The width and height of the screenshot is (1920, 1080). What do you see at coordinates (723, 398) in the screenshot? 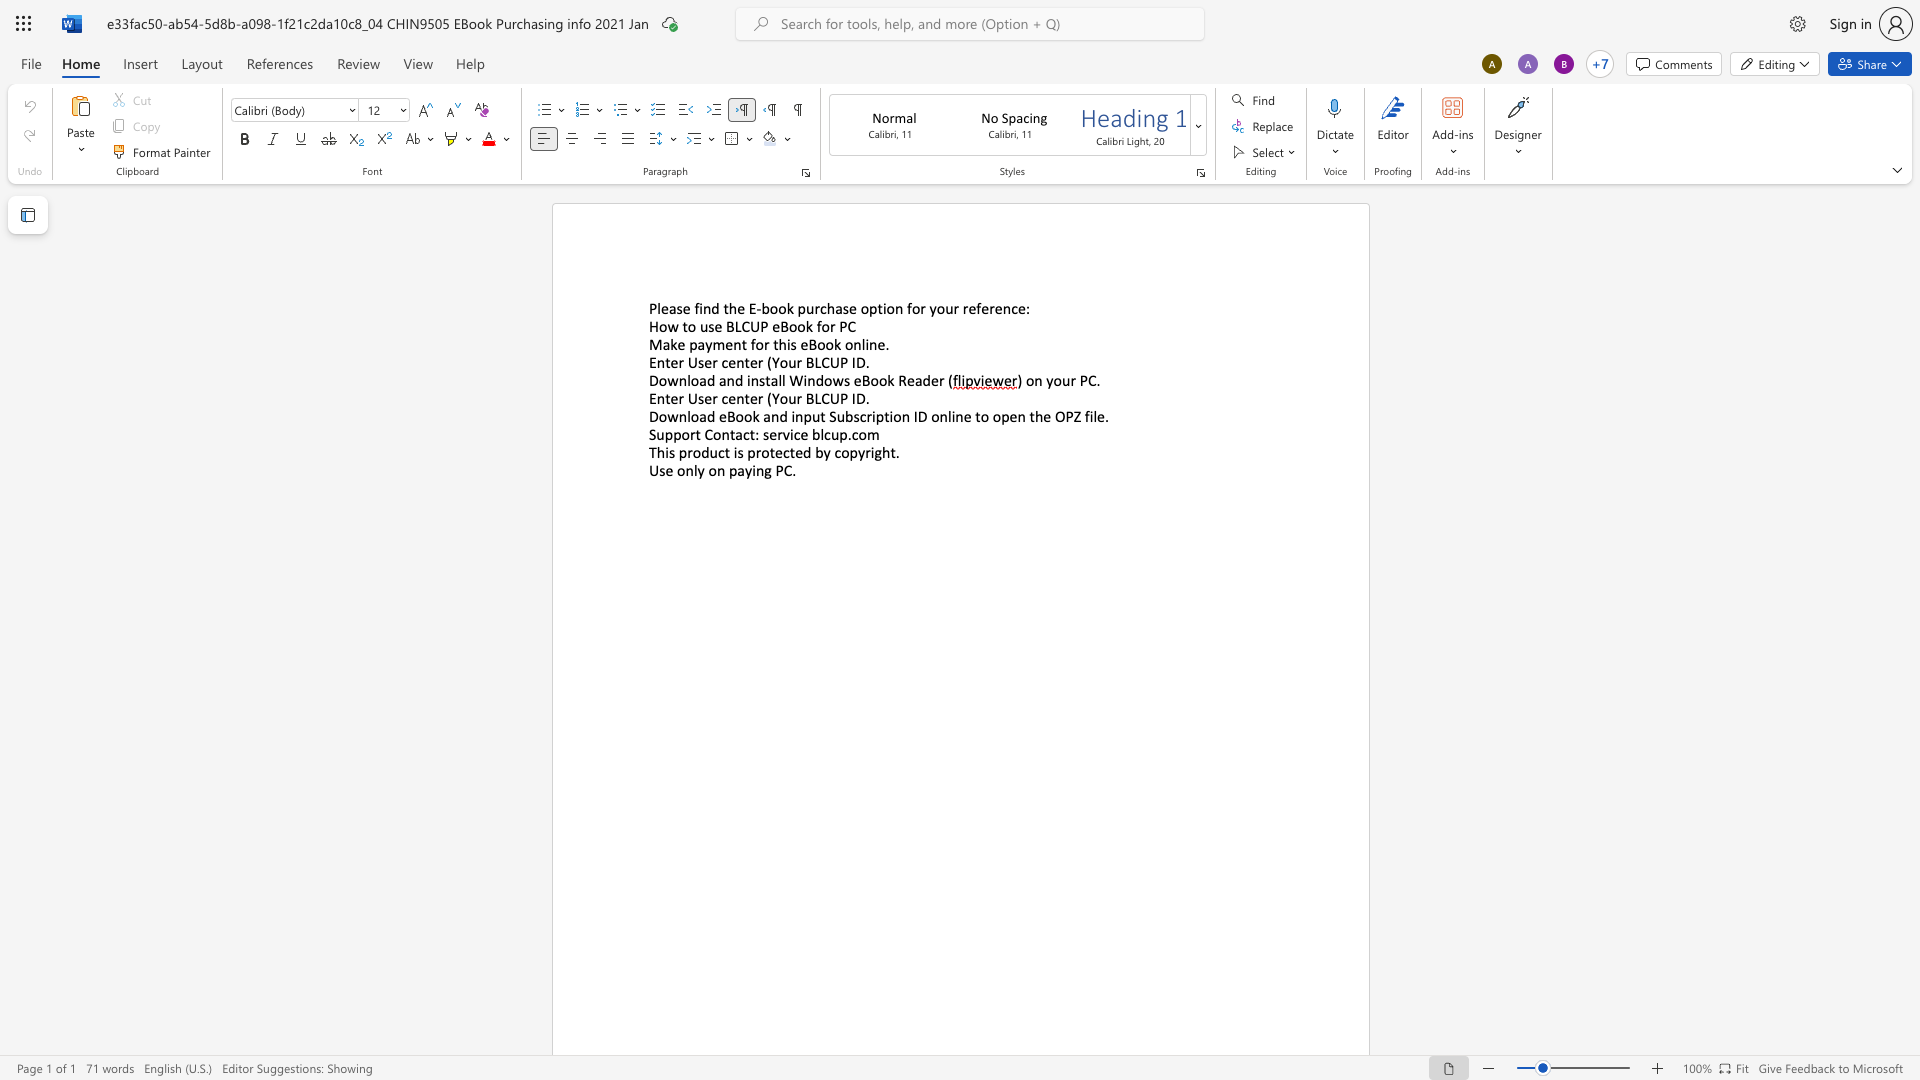
I see `the 1th character "c" in the text` at bounding box center [723, 398].